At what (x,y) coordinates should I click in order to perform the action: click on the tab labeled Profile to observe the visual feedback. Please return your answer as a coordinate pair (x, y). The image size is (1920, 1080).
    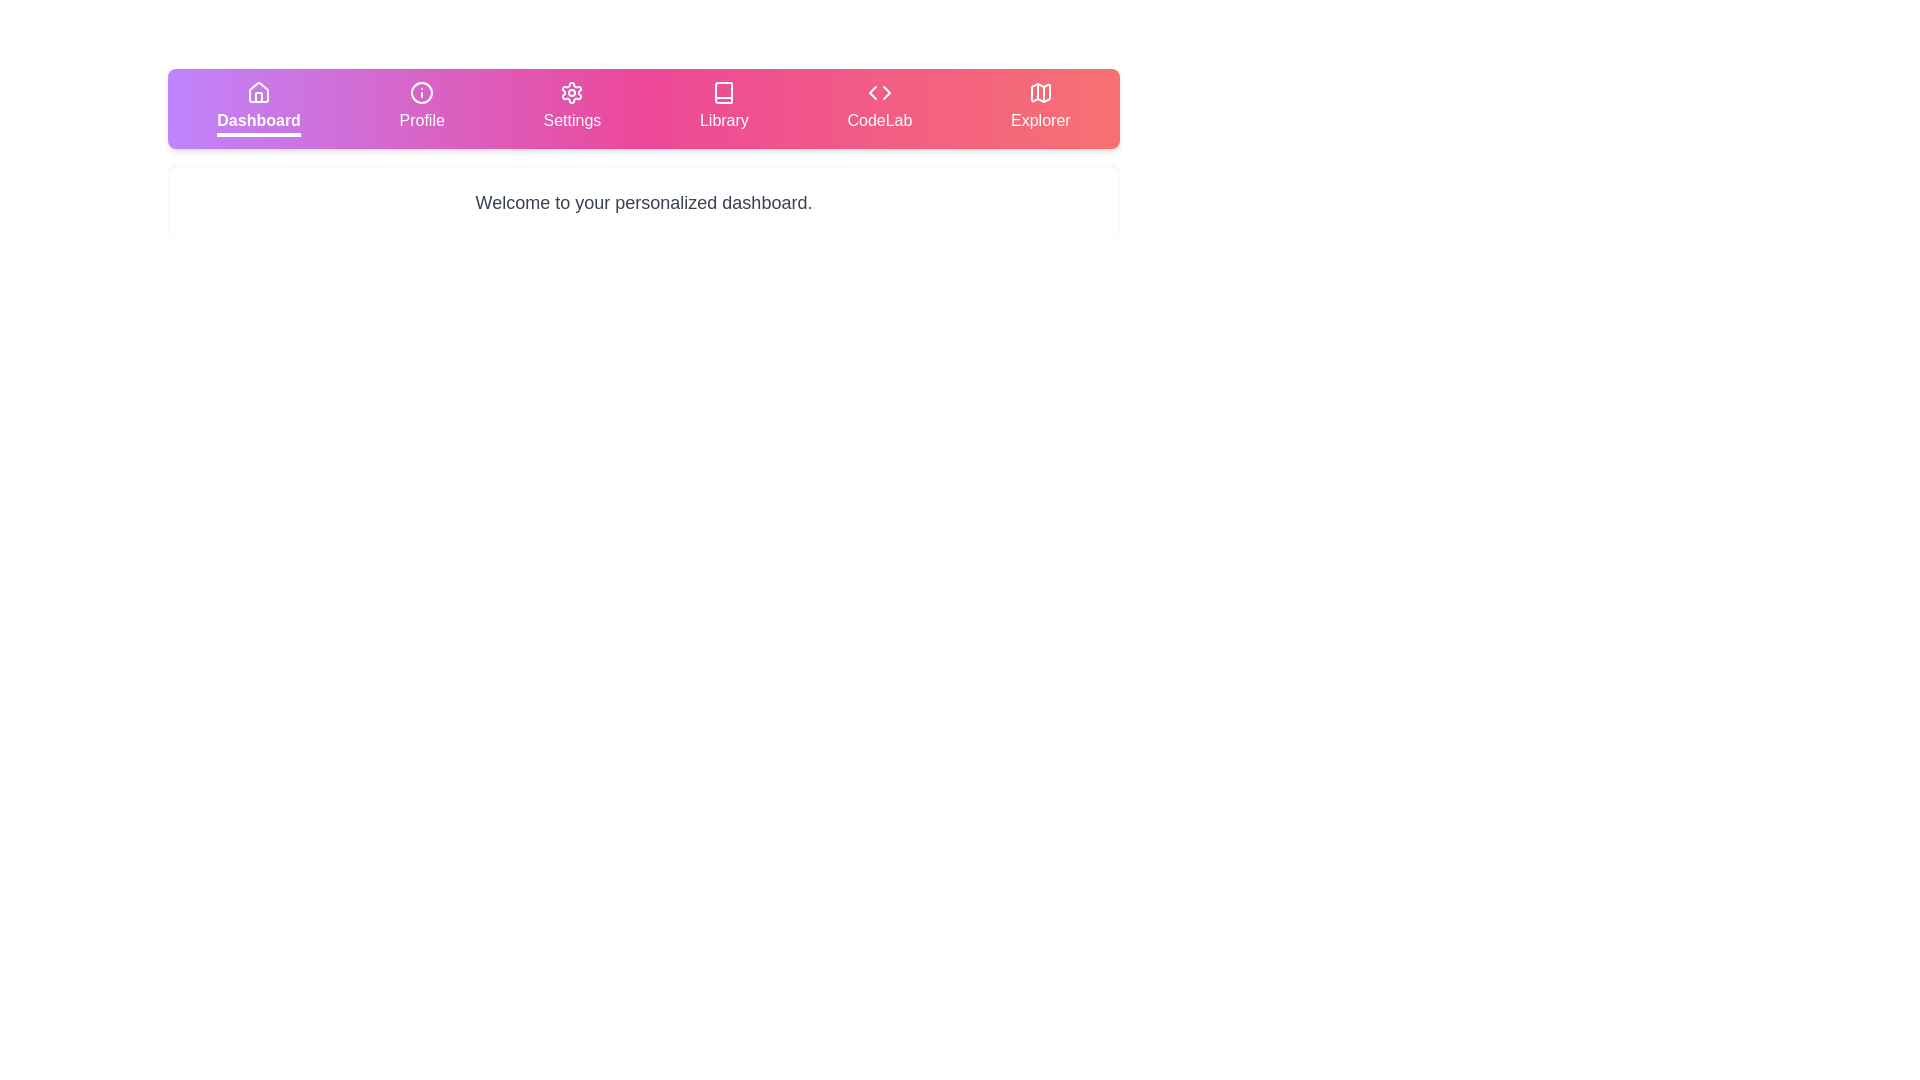
    Looking at the image, I should click on (421, 108).